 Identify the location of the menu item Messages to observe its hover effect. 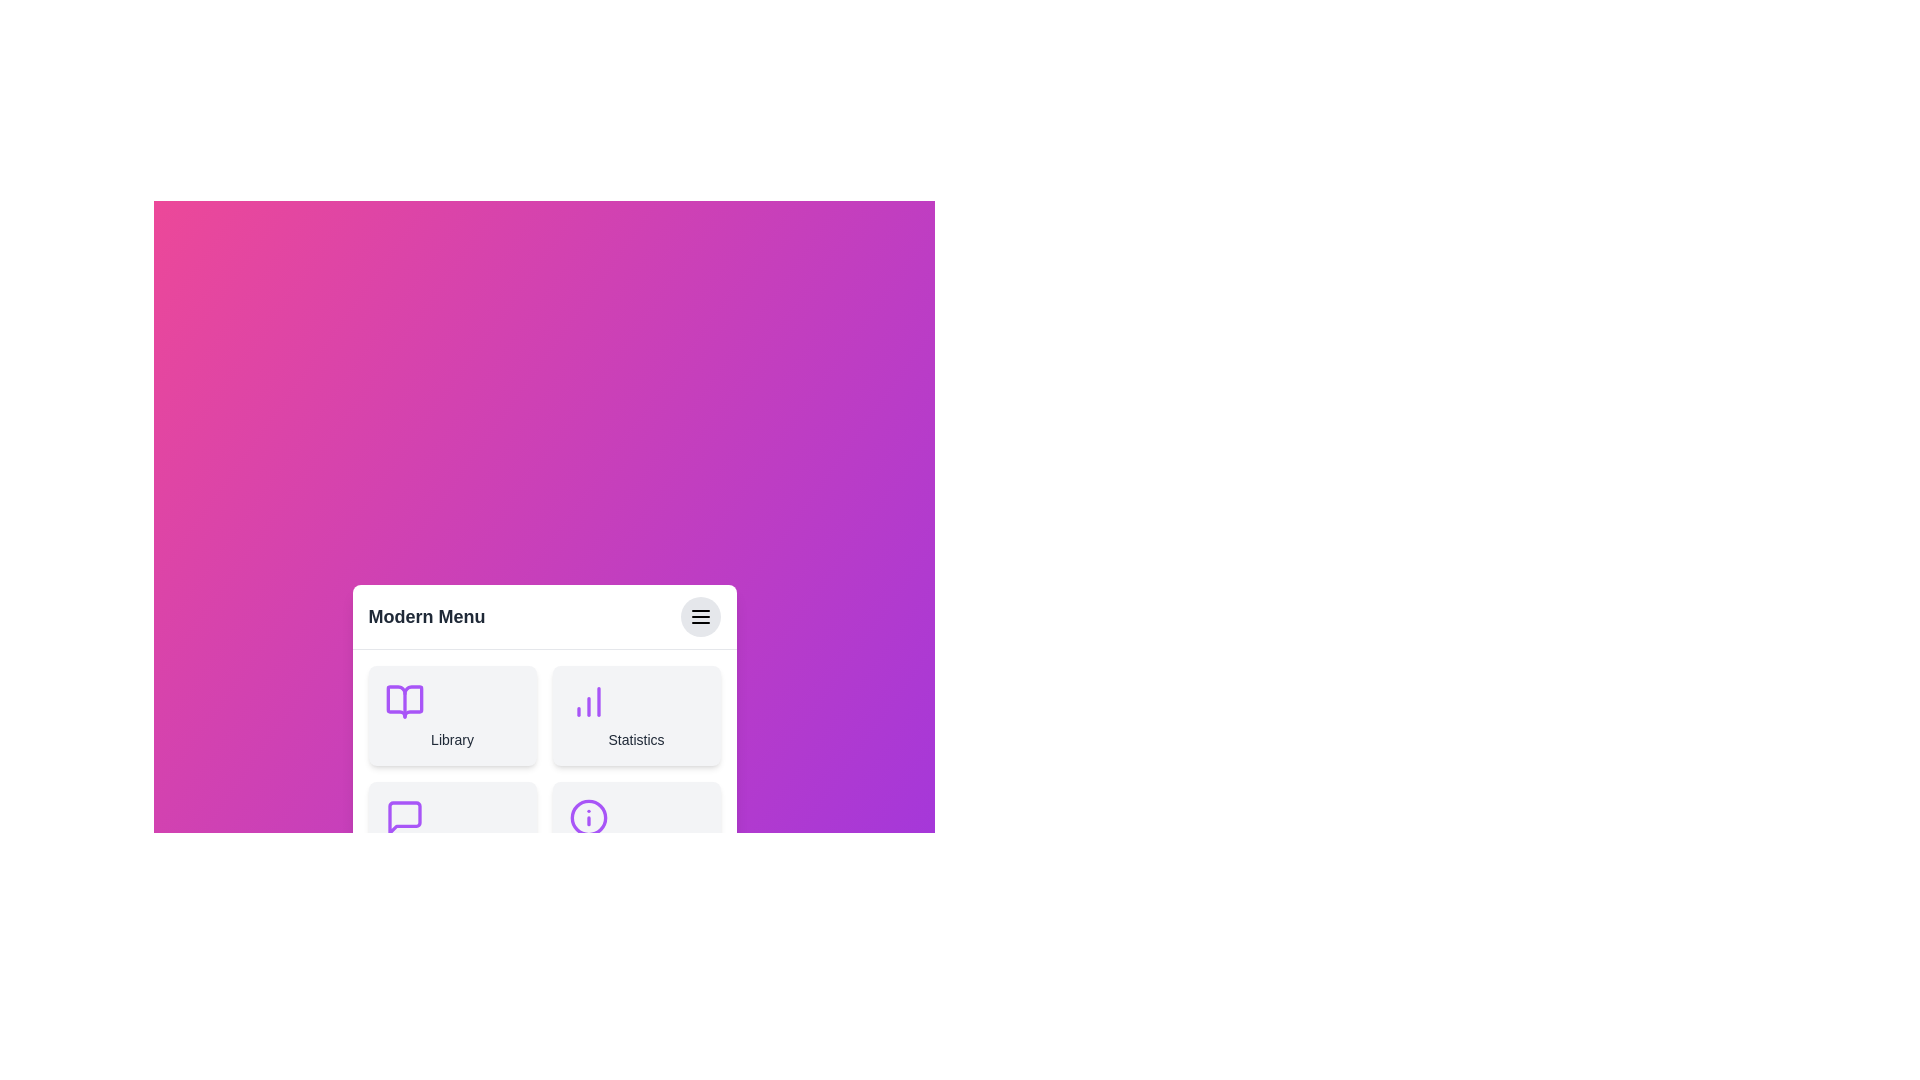
(451, 831).